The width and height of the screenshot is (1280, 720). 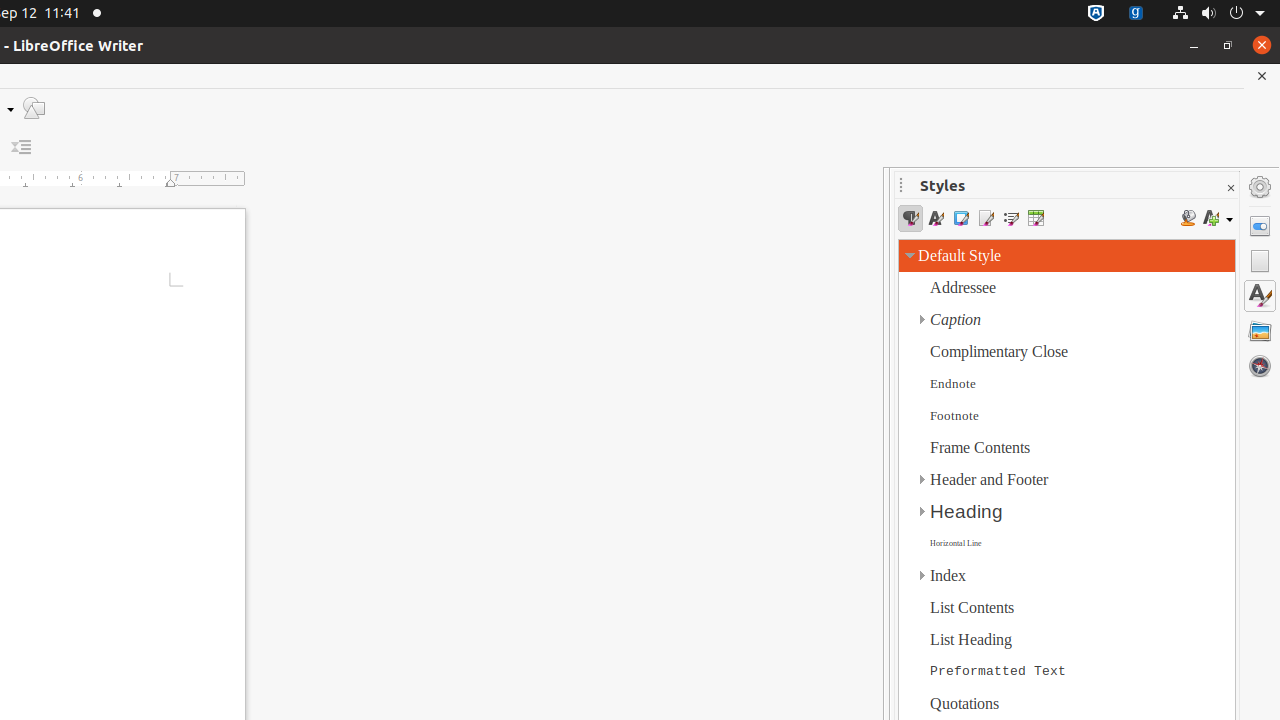 I want to click on 'org.kde.StatusNotifierItem-14077-1', so click(x=1136, y=13).